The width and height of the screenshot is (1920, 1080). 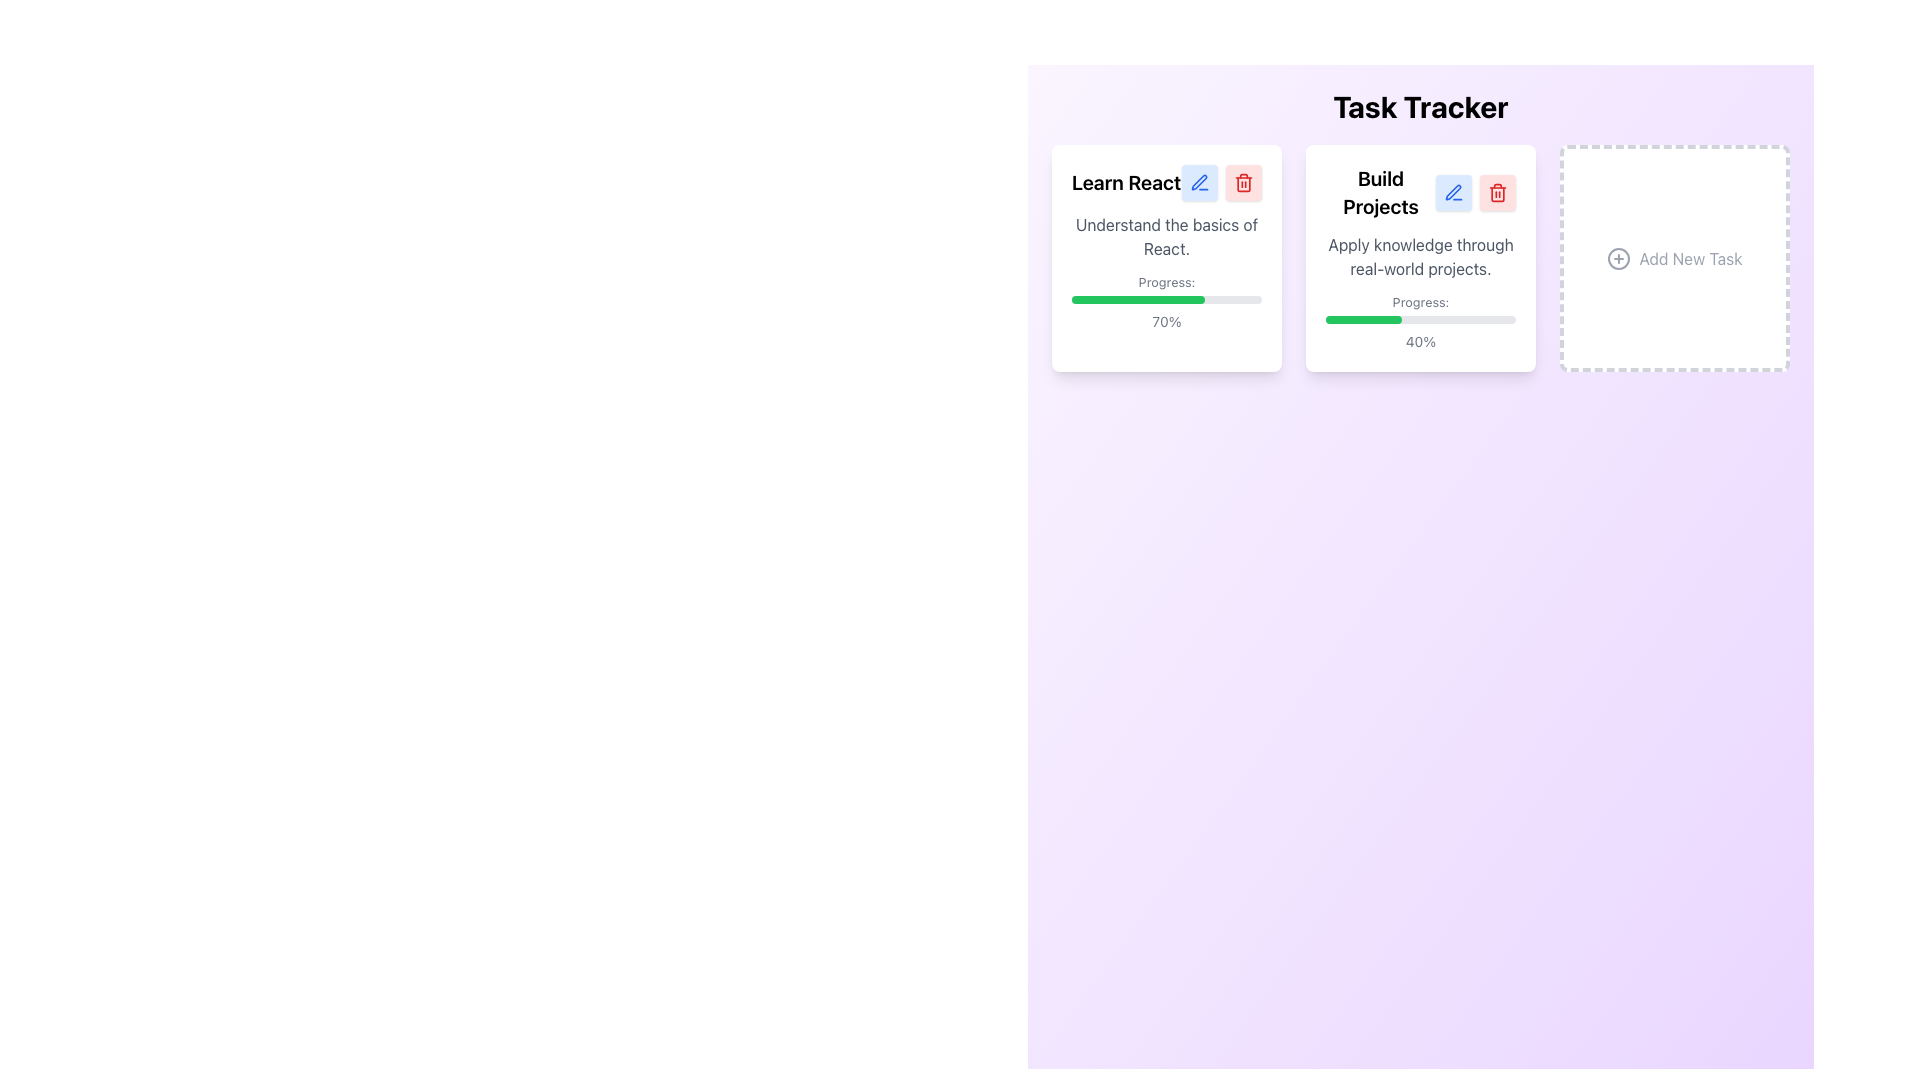 I want to click on around the progress bar indicating '40%' under the 'Build Projects' heading, so click(x=1419, y=320).